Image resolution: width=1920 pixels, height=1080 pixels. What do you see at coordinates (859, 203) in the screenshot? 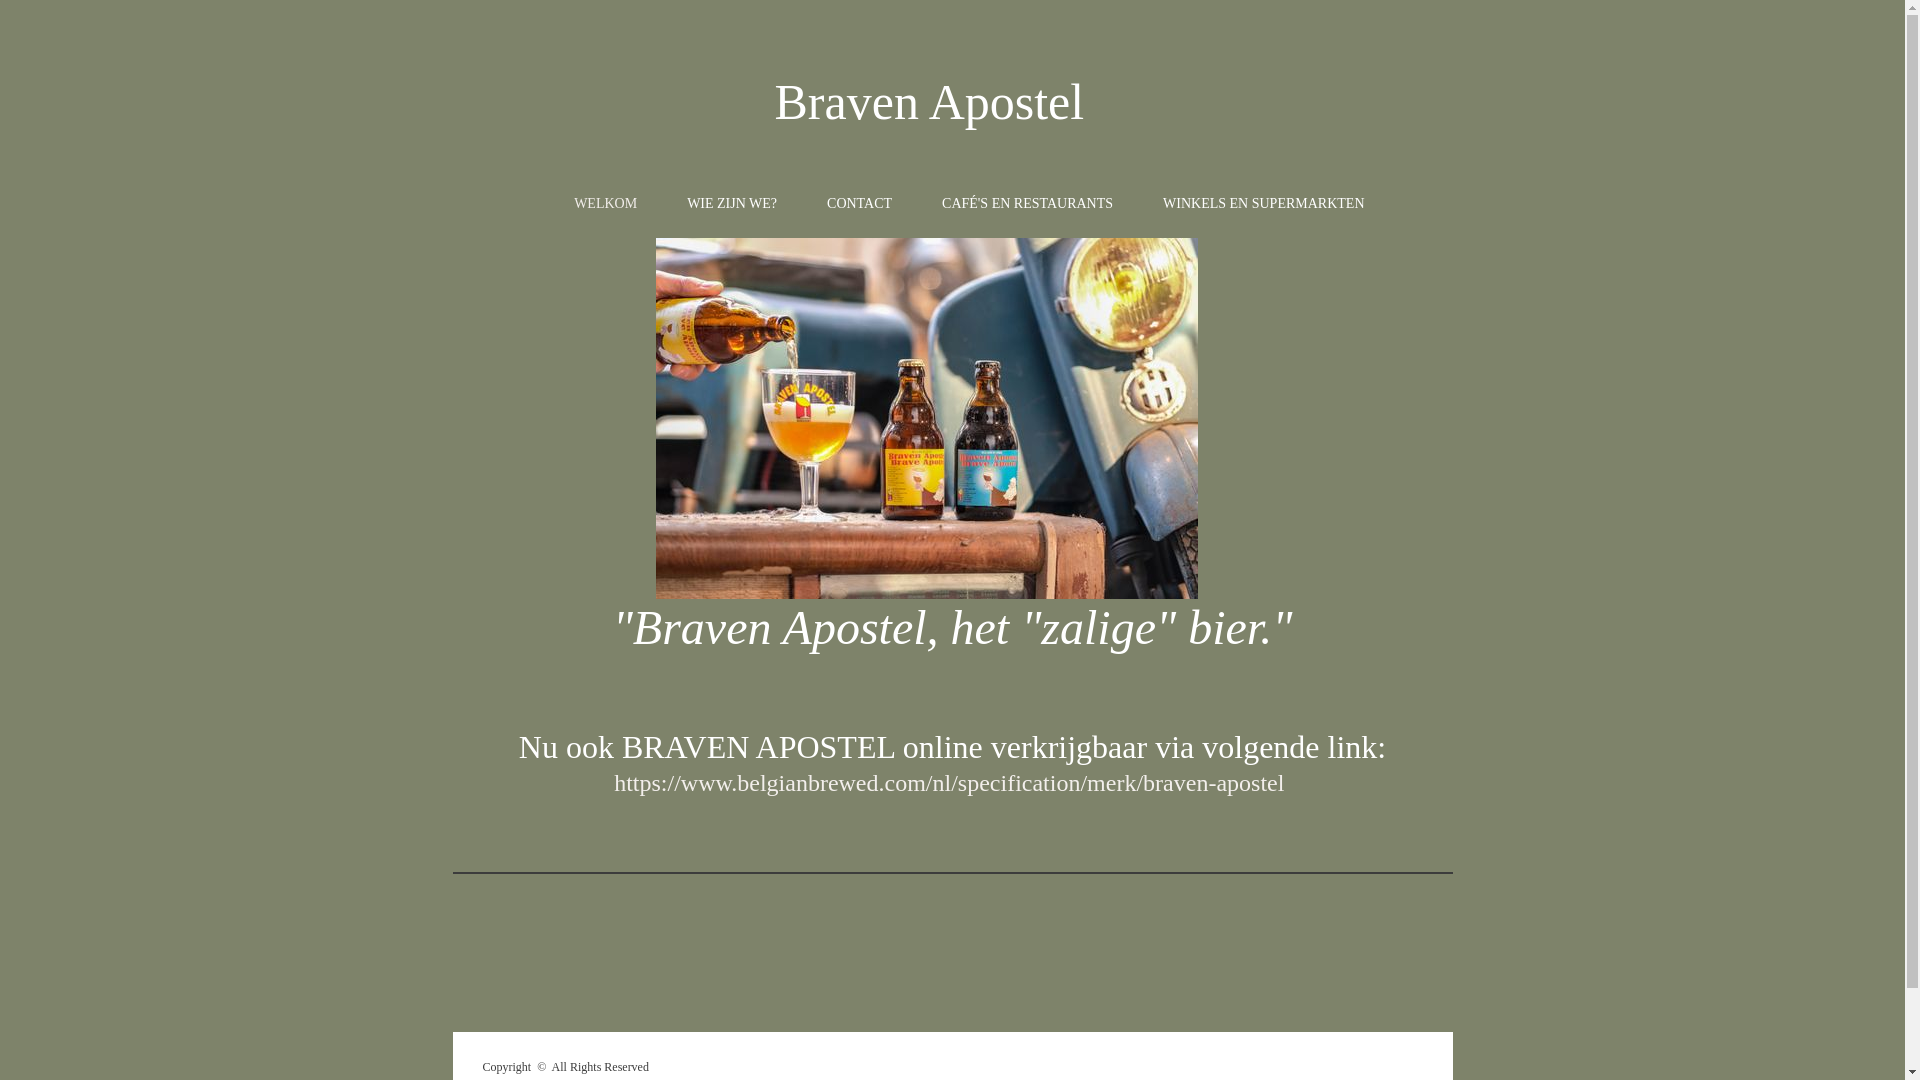
I see `'CONTACT'` at bounding box center [859, 203].